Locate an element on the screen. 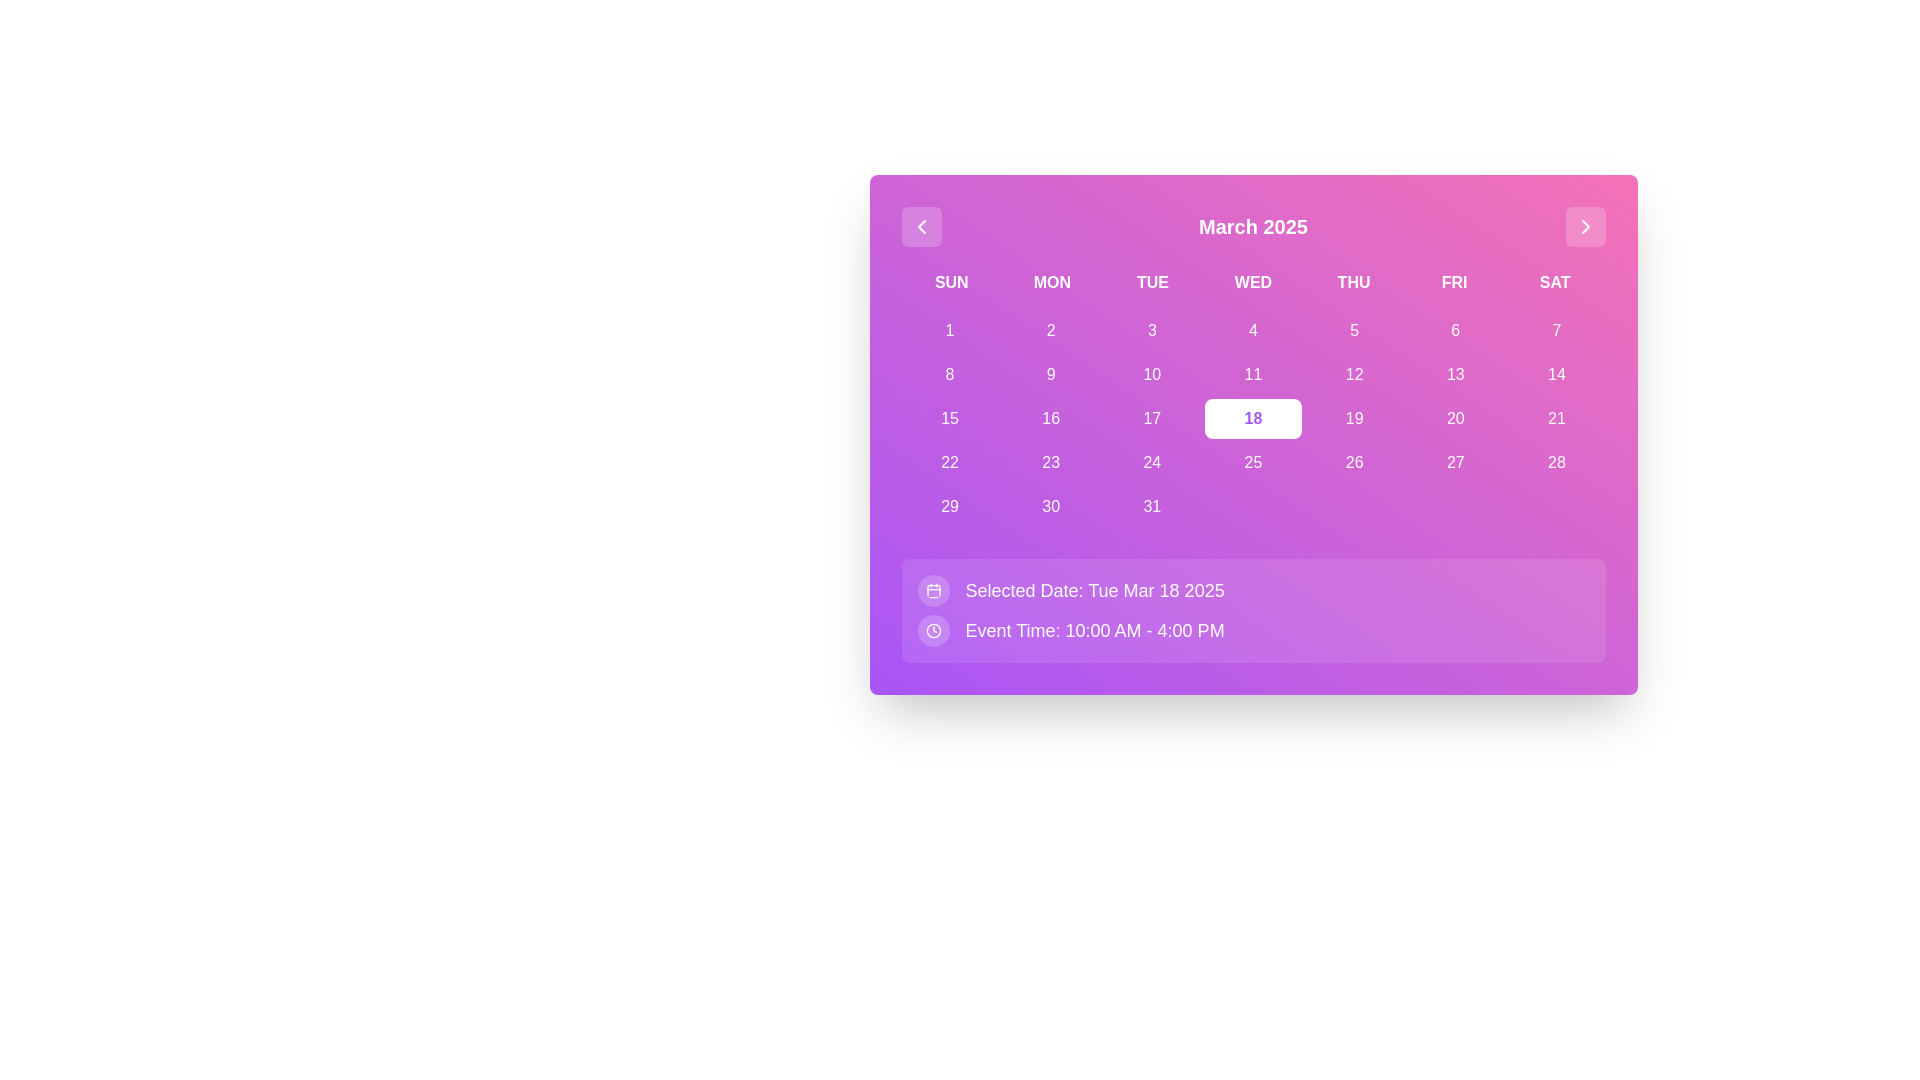 This screenshot has height=1080, width=1920. the button that represents Friday, the 6th day of the month in the calendar view is located at coordinates (1455, 330).